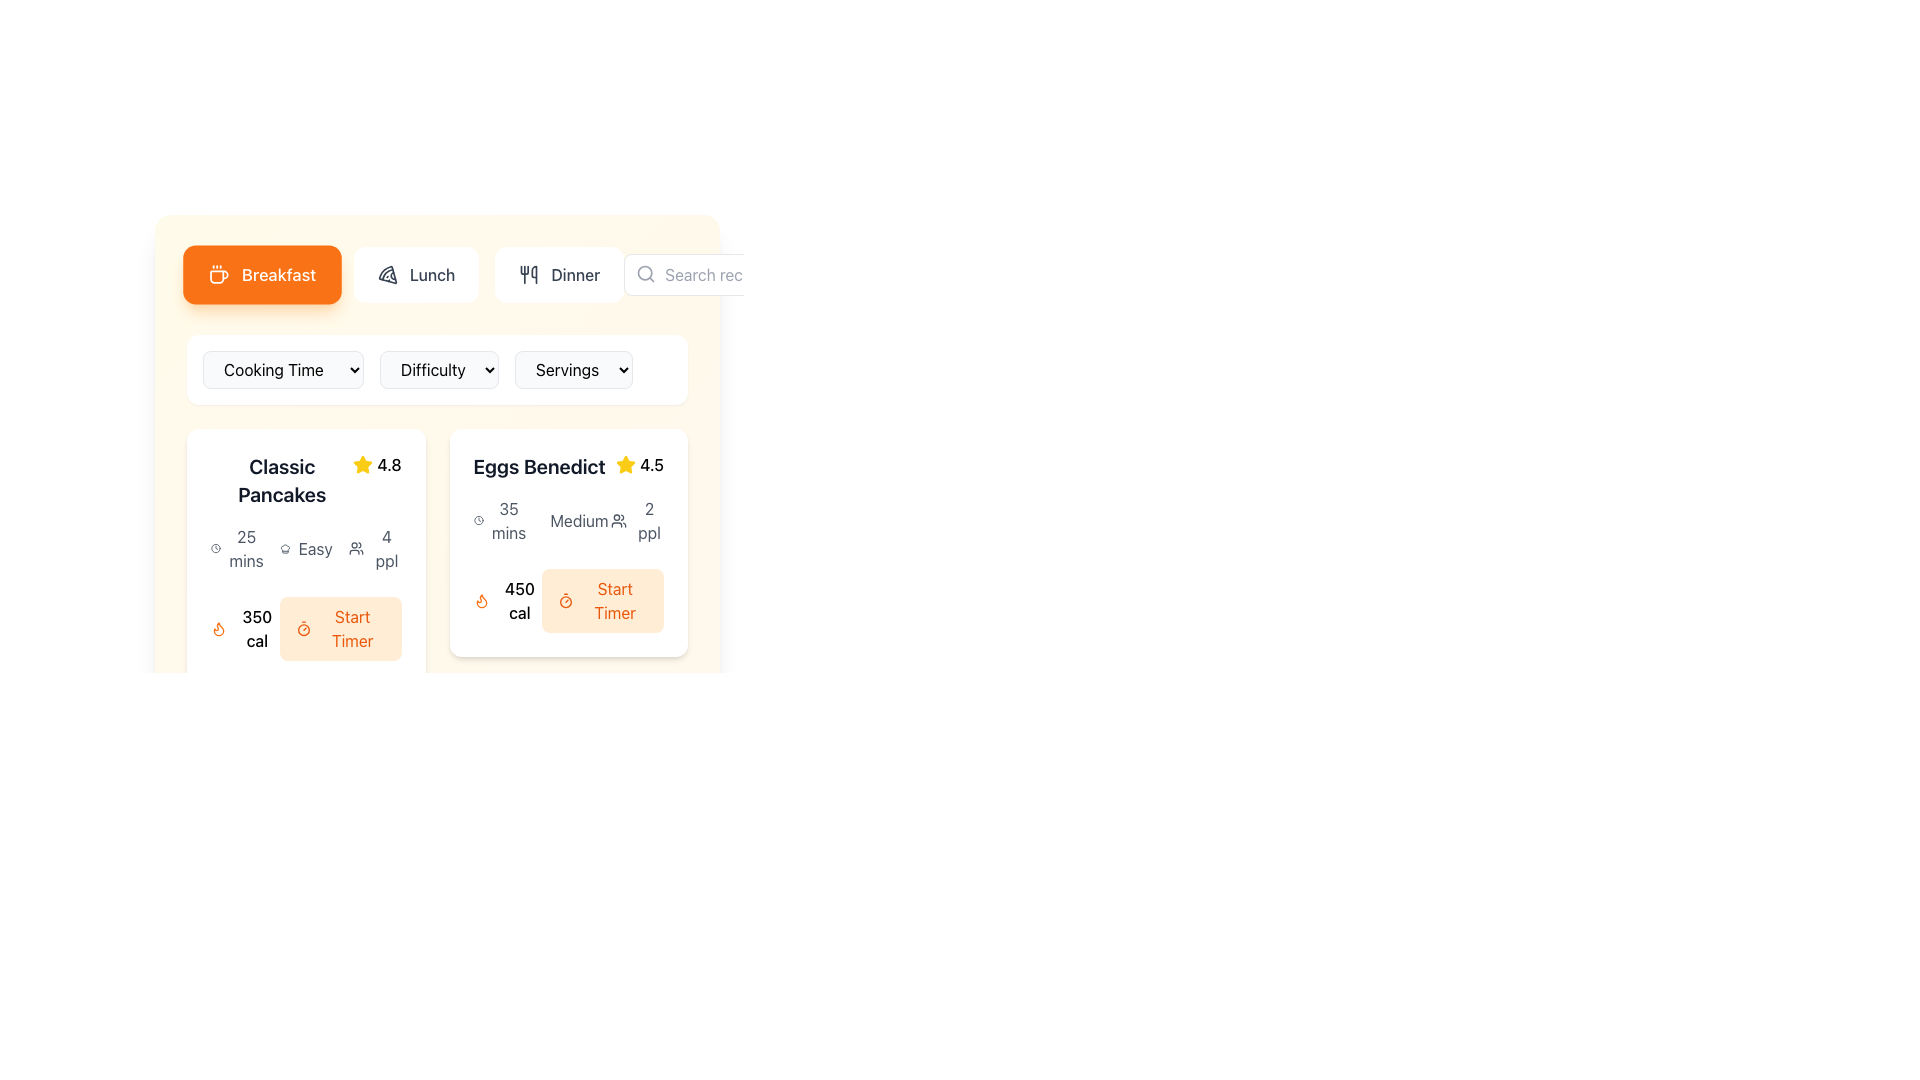 This screenshot has height=1080, width=1920. Describe the element at coordinates (218, 274) in the screenshot. I see `the coffee cup icon, which is drawn in white on an orange circular background, located within the 'Breakfast' button on the navigation bar` at that location.